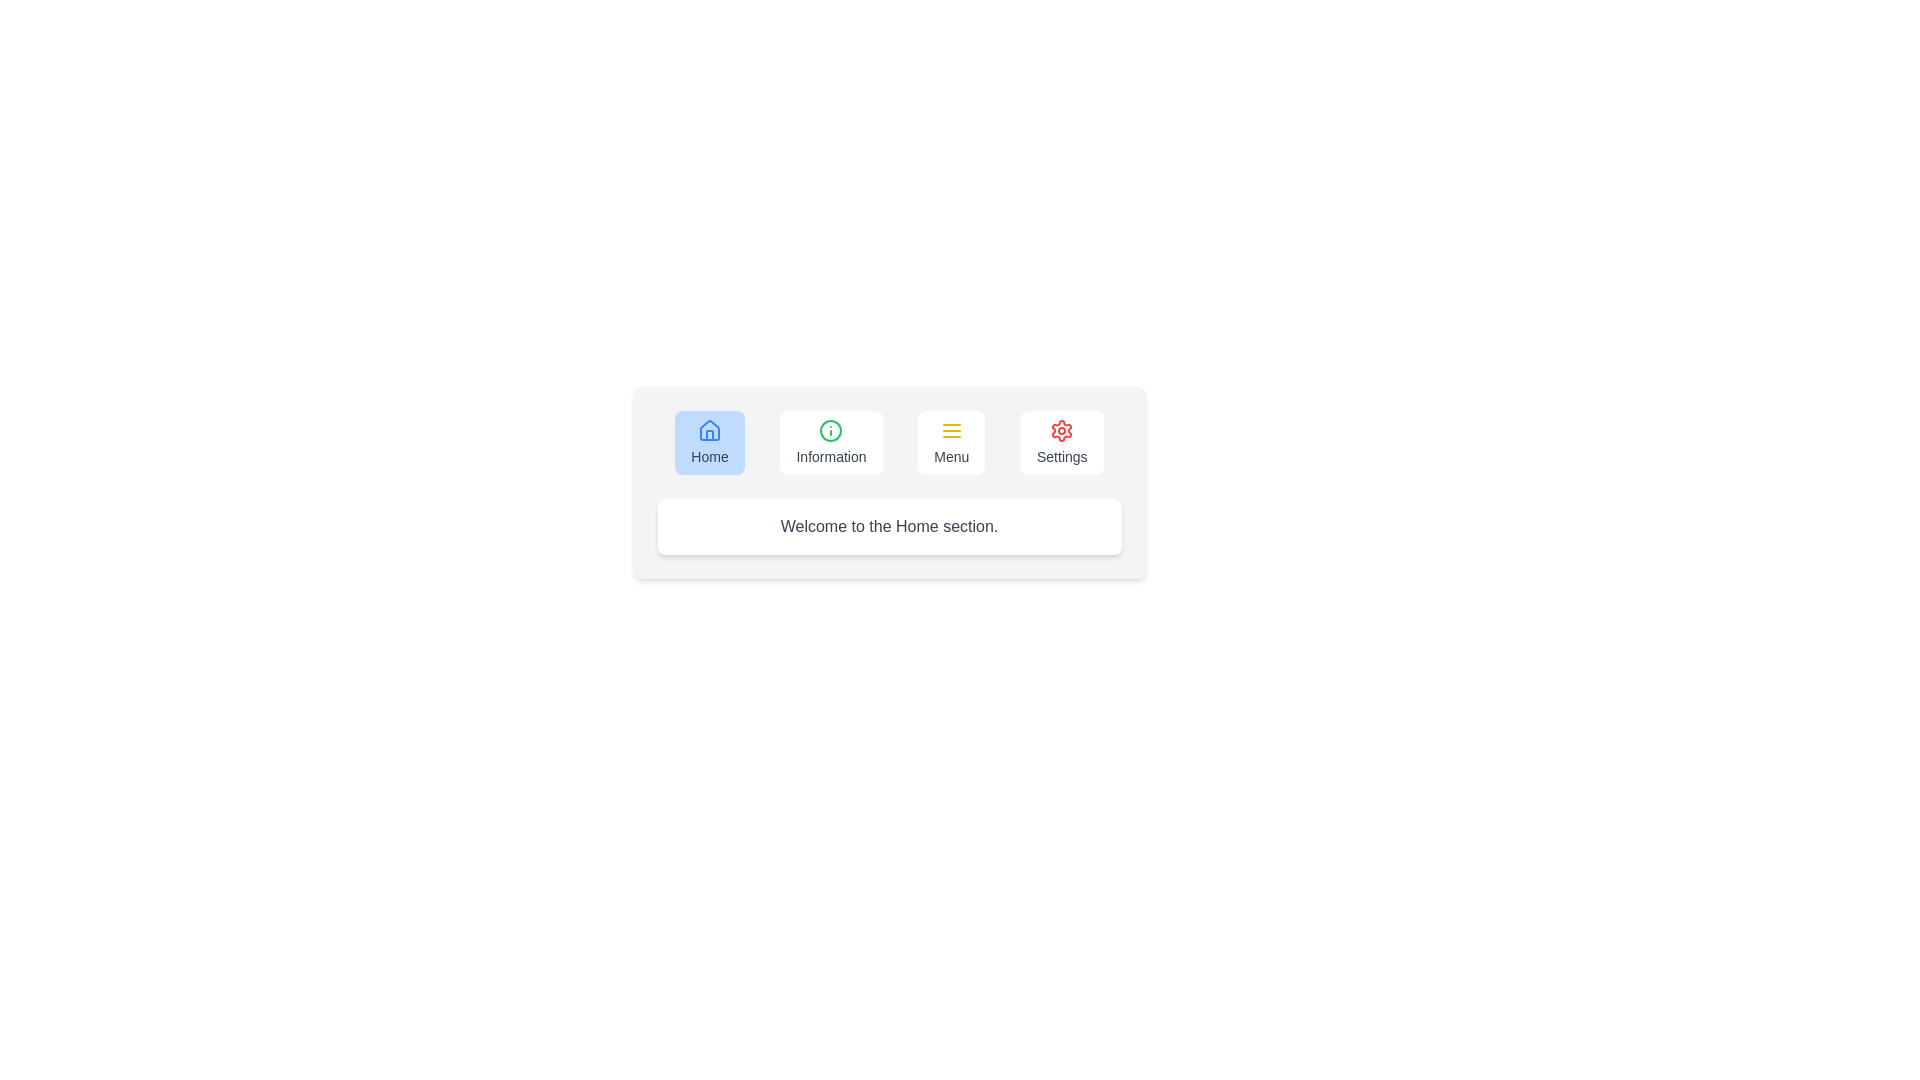  What do you see at coordinates (1061, 430) in the screenshot?
I see `the 'Settings' button, which is the fourth button from the left in the horizontal navigation row` at bounding box center [1061, 430].